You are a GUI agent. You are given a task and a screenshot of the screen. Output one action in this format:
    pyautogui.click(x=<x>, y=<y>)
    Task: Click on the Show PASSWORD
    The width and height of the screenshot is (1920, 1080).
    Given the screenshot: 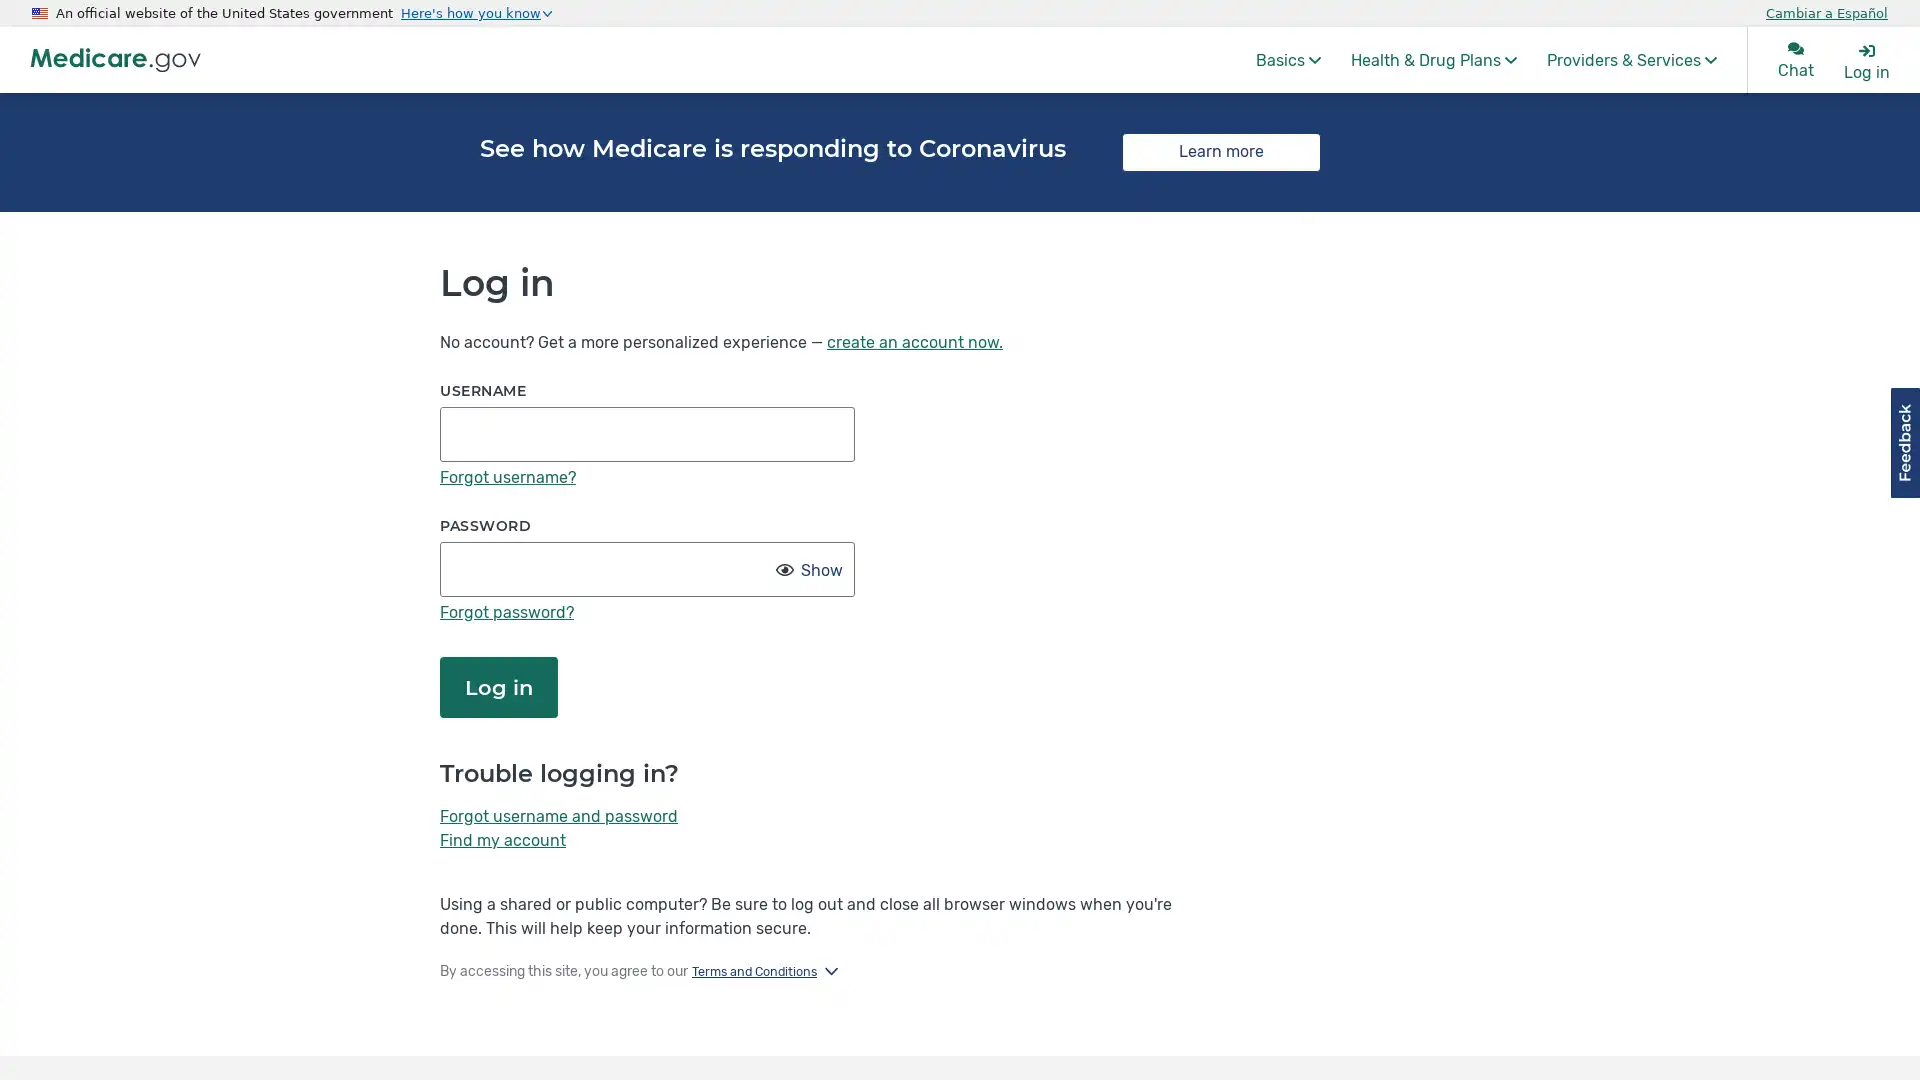 What is the action you would take?
    pyautogui.click(x=819, y=570)
    